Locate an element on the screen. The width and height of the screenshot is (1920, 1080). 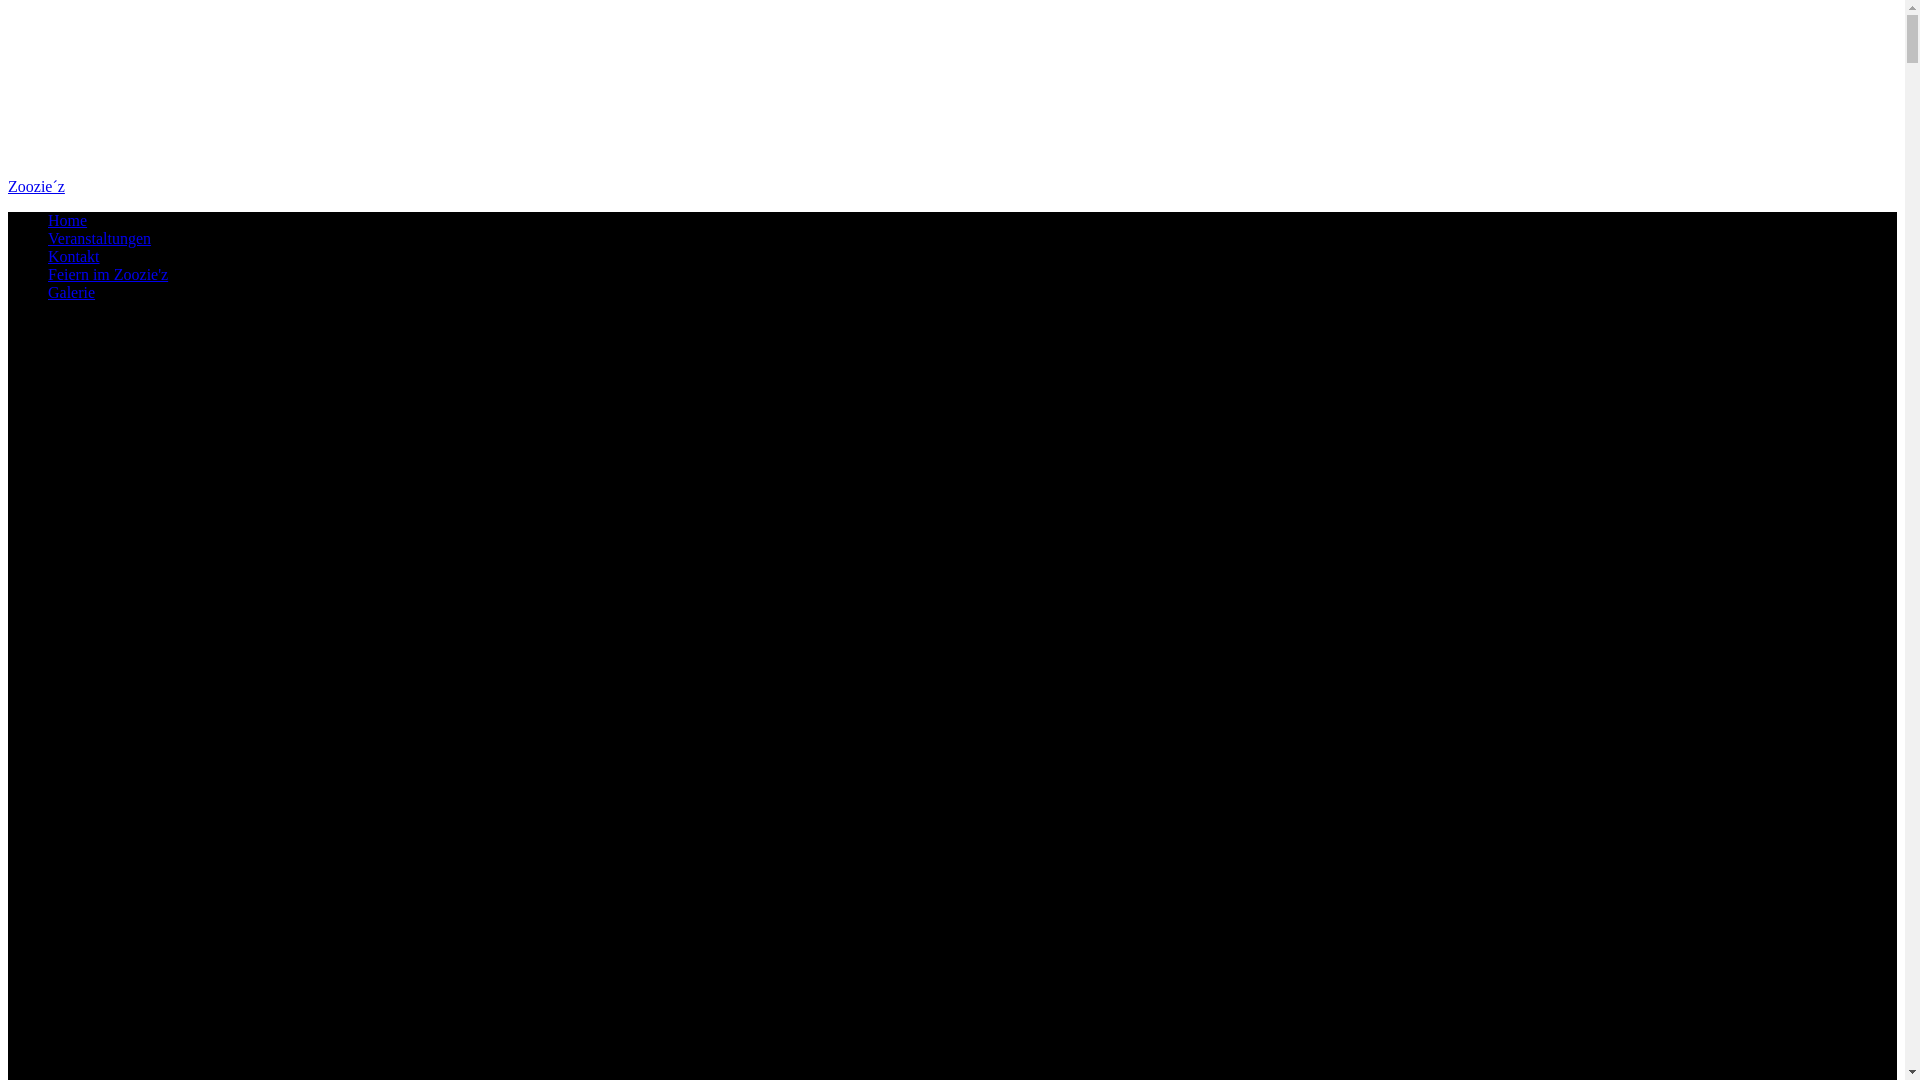
'Feiern im Zoozie'z' is located at coordinates (106, 274).